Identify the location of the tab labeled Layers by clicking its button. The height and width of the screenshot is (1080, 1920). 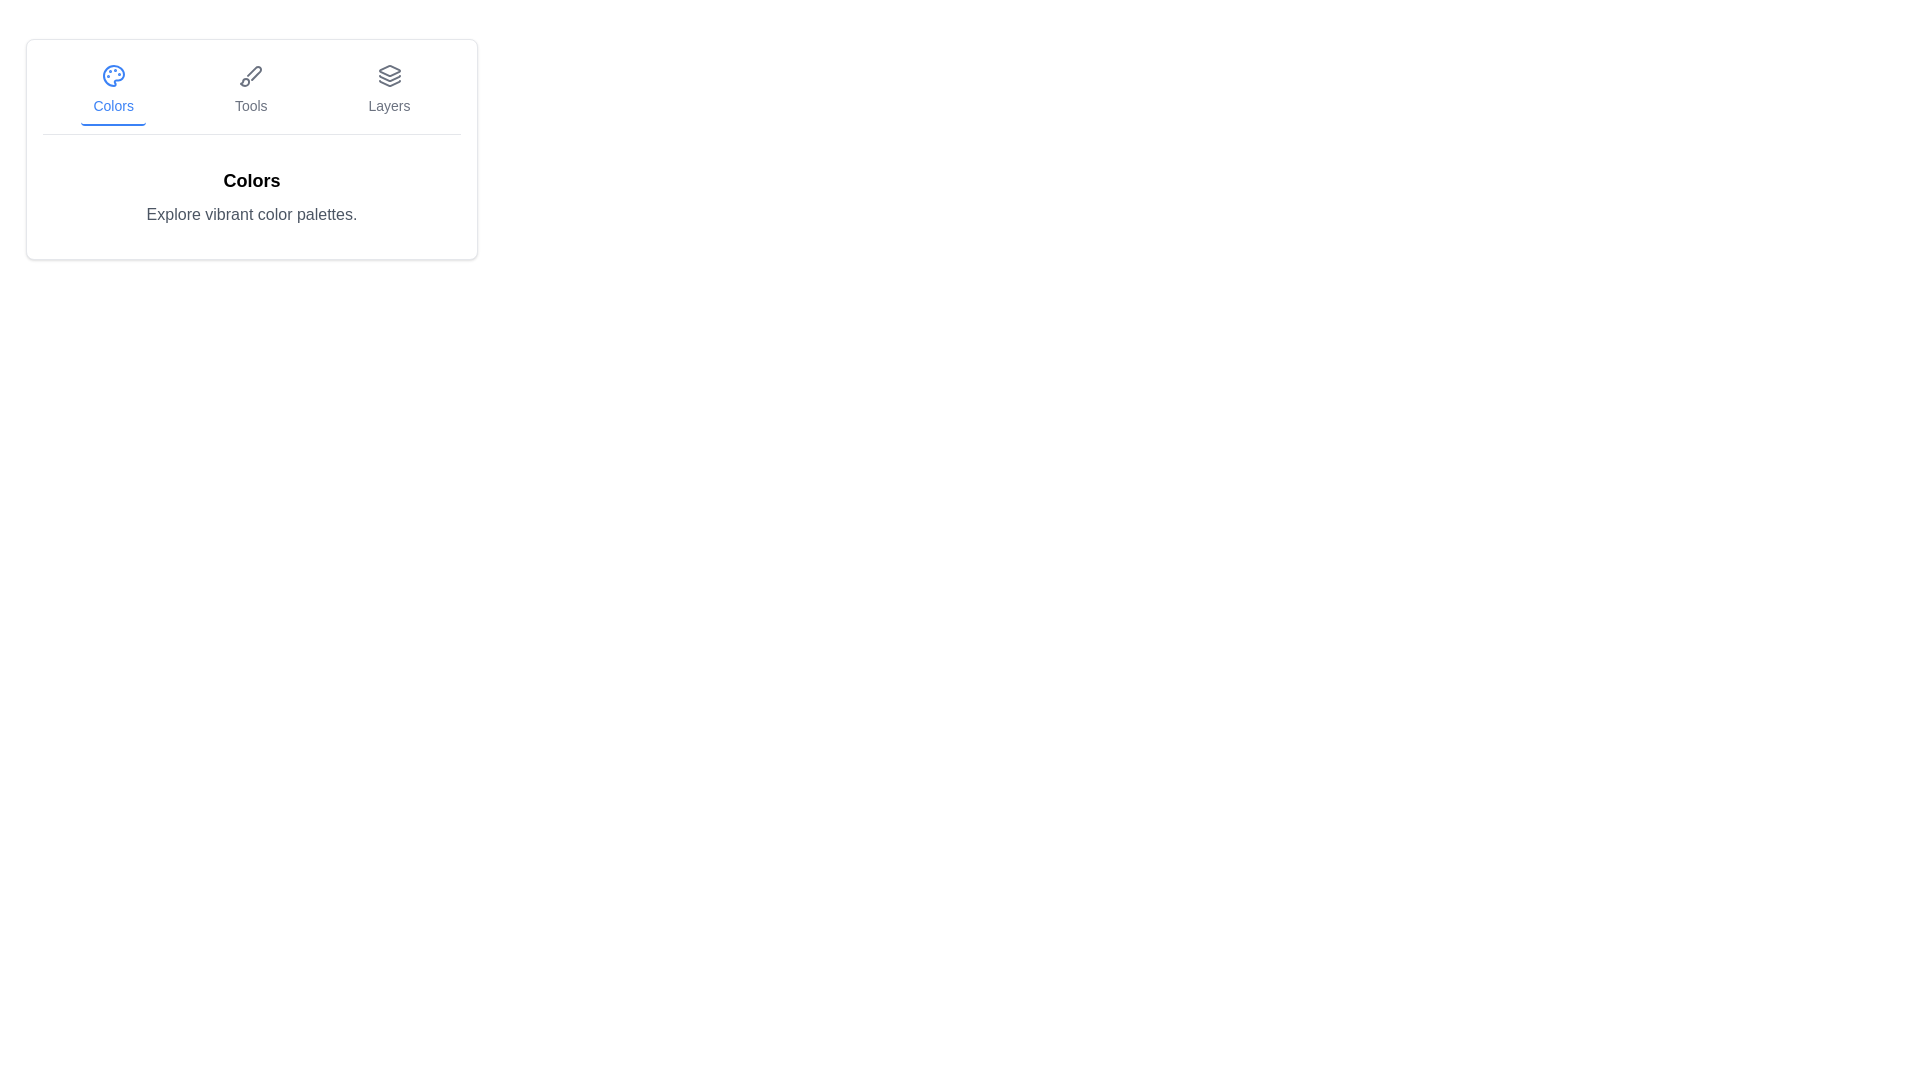
(389, 91).